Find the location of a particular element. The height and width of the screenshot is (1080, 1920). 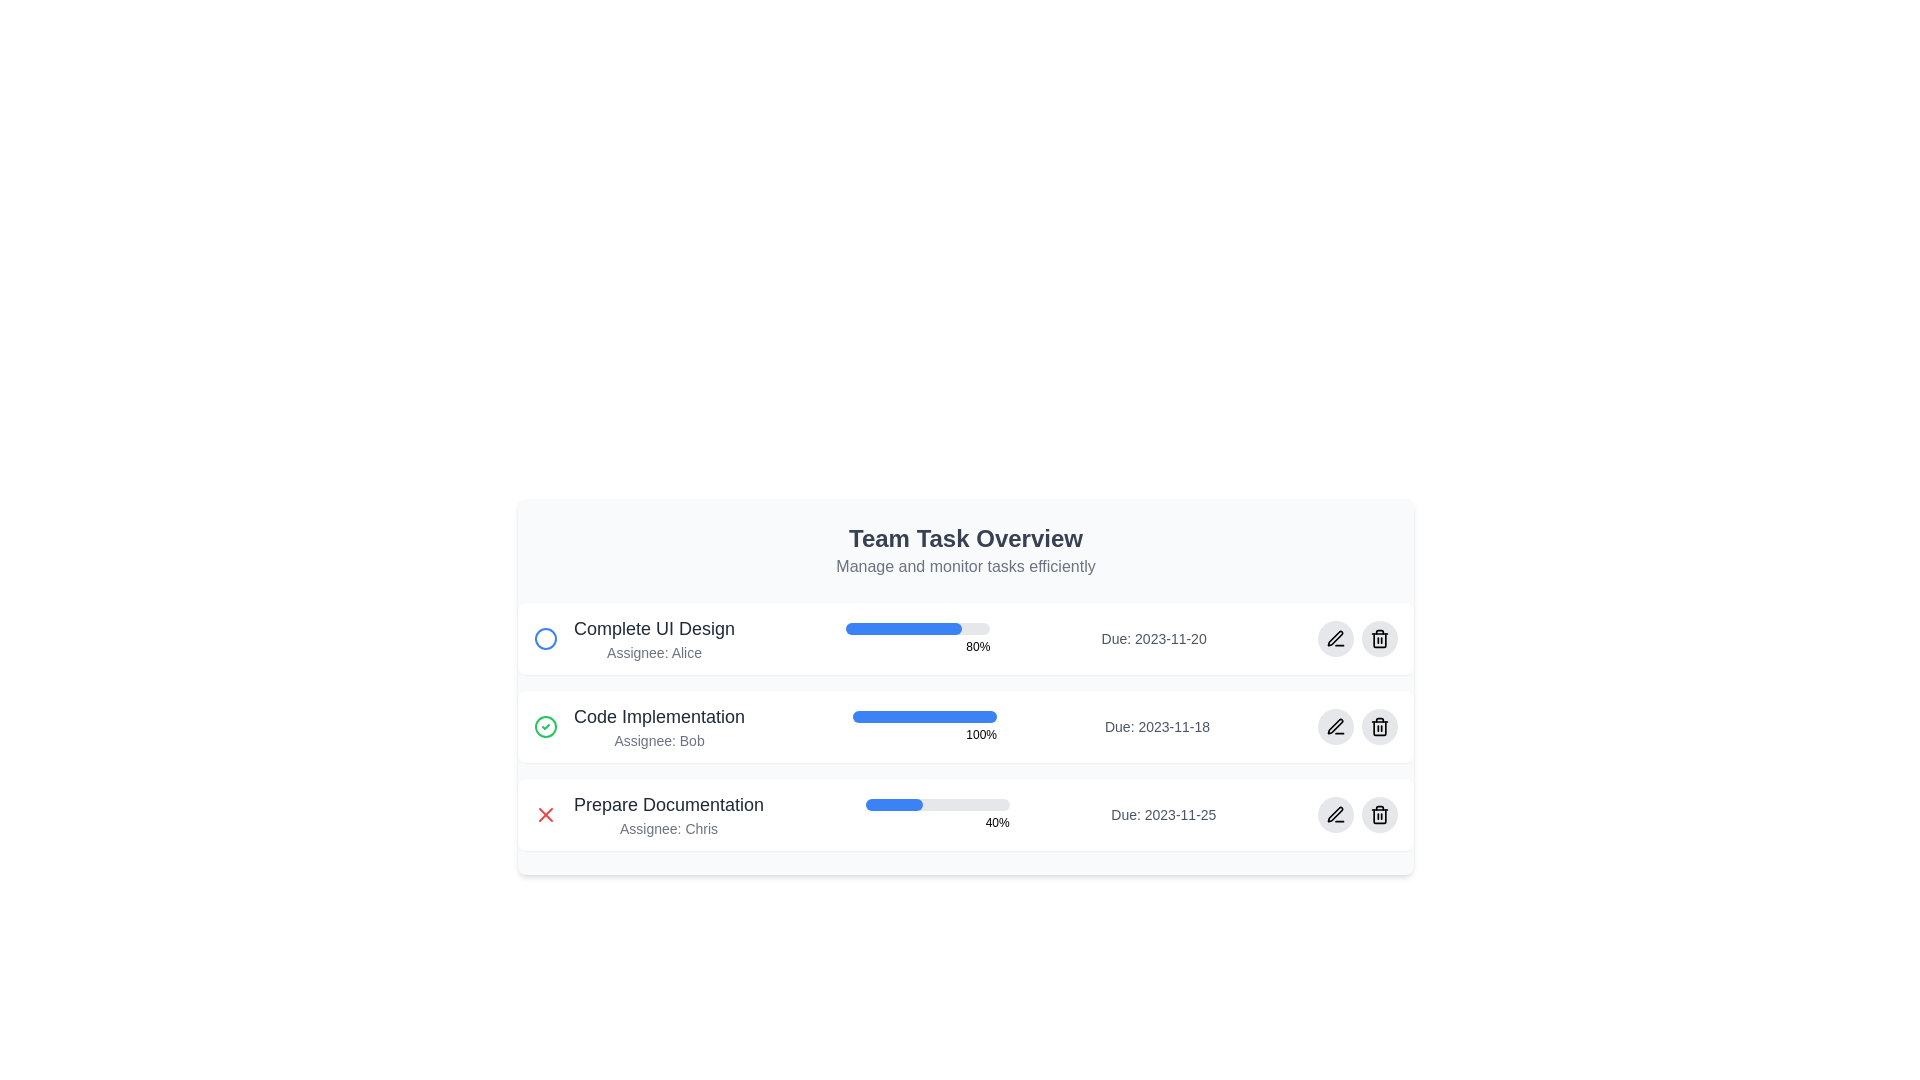

the text label displaying 'Assignee: Alice', which is styled in gray and positioned directly below the bold 'Complete UI Design' text is located at coordinates (654, 652).